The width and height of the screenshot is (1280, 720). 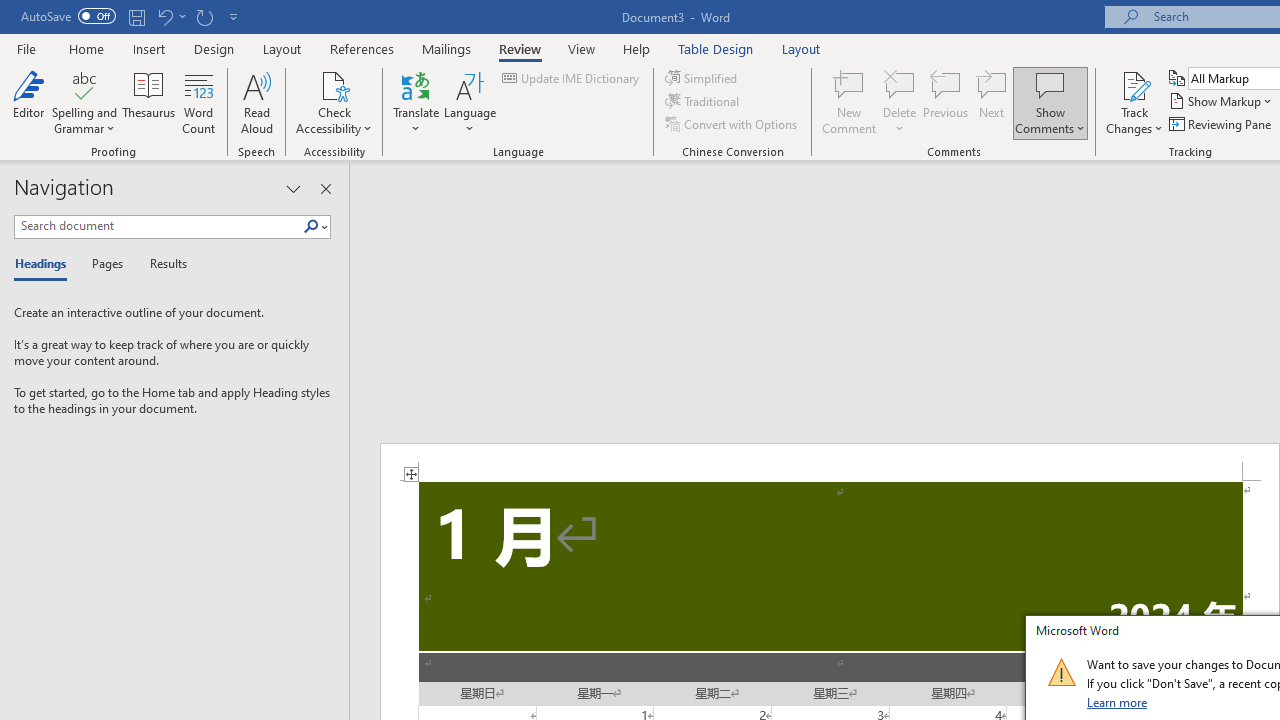 What do you see at coordinates (170, 16) in the screenshot?
I see `'Undo Increase Indent'` at bounding box center [170, 16].